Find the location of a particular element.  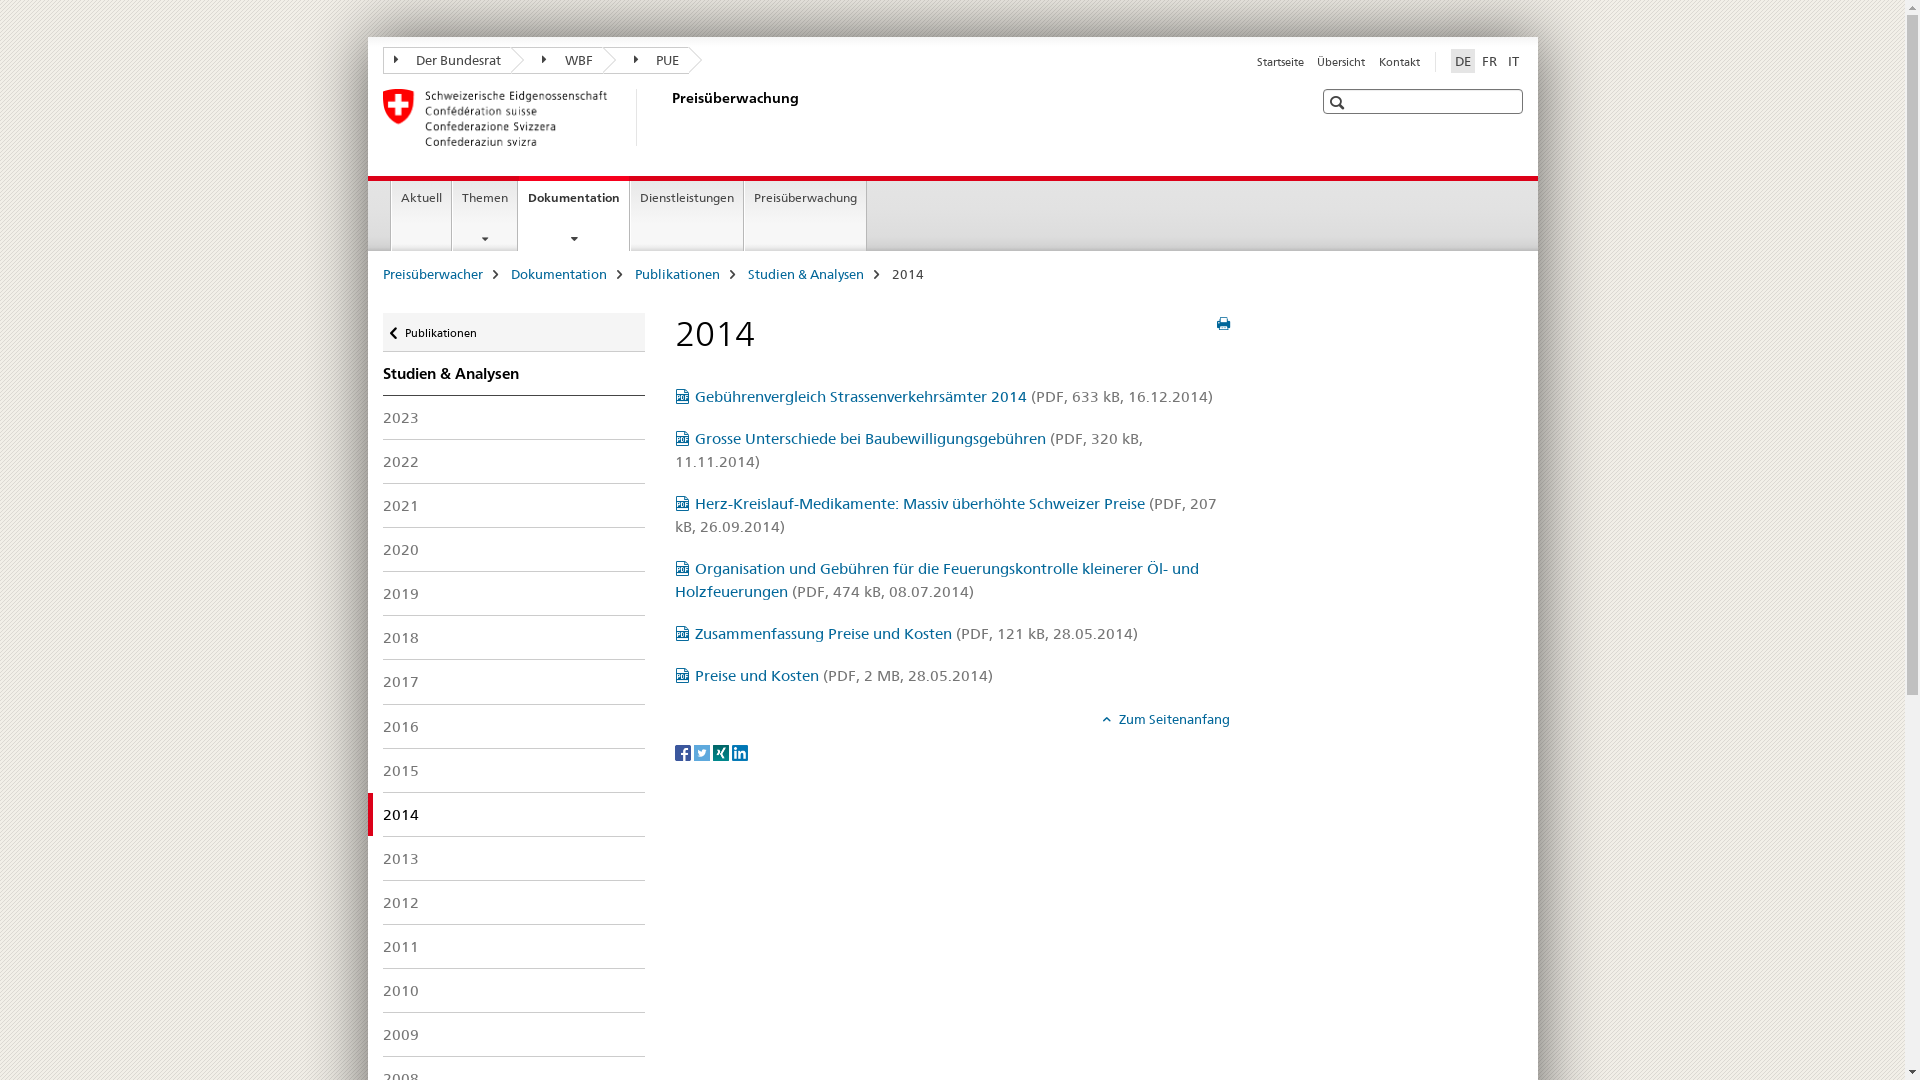

'Kontakt' is located at coordinates (1397, 60).